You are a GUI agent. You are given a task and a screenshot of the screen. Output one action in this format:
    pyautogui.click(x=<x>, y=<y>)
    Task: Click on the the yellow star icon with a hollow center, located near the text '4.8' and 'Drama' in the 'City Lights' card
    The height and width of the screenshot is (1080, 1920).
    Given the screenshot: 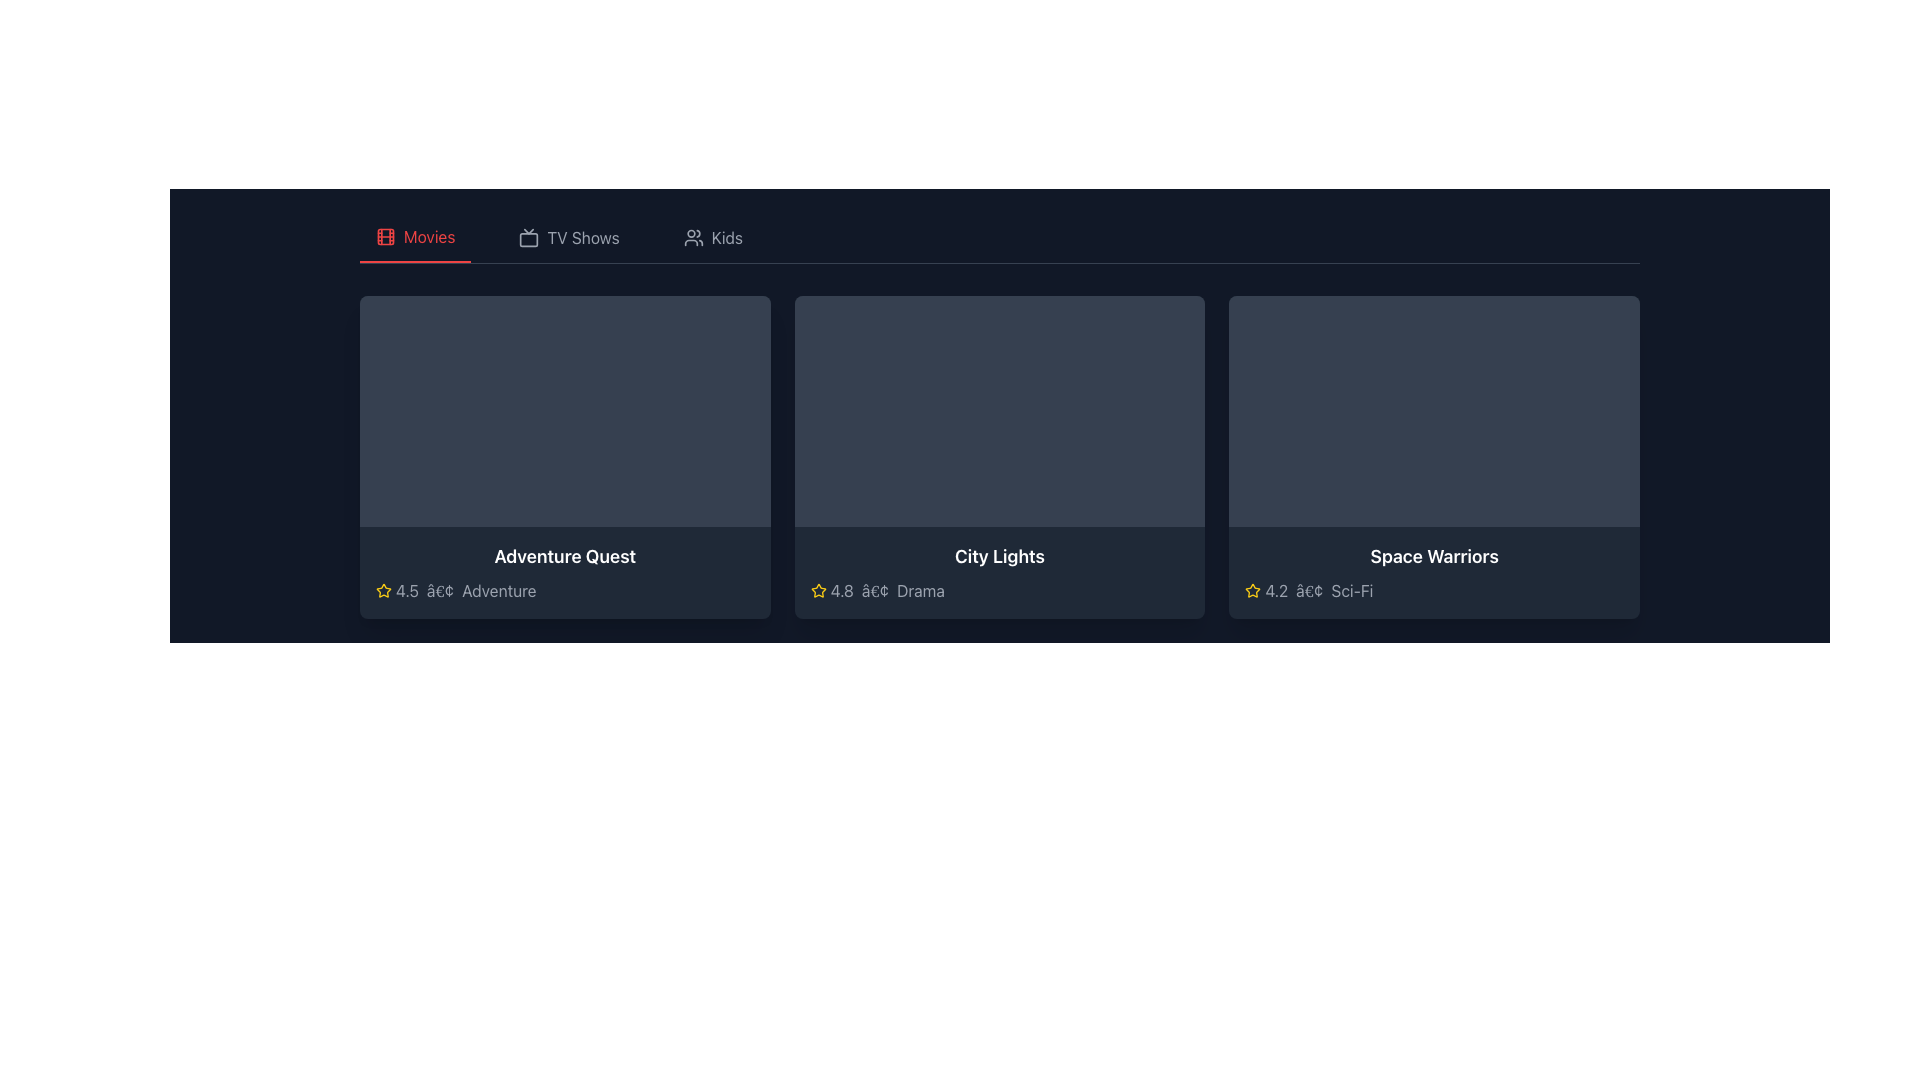 What is the action you would take?
    pyautogui.click(x=818, y=589)
    